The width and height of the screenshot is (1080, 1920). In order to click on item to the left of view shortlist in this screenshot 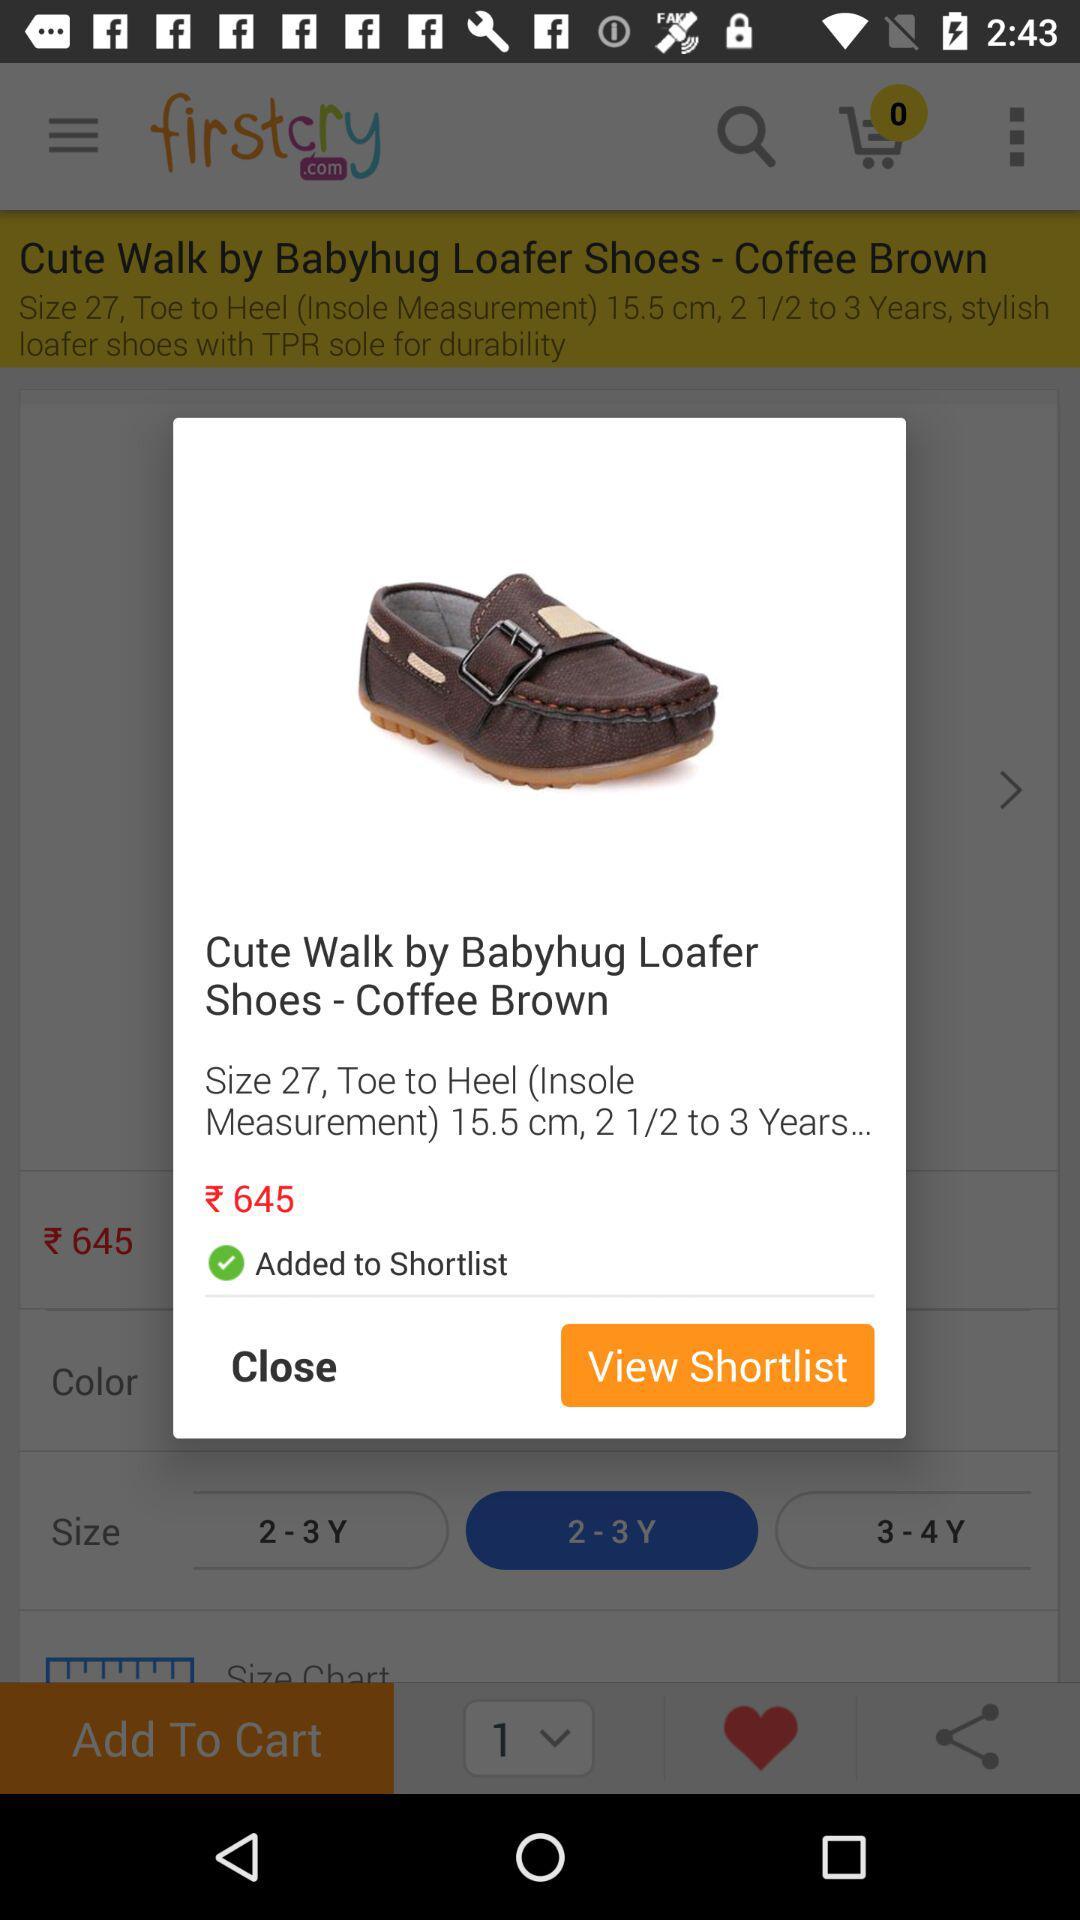, I will do `click(304, 1364)`.